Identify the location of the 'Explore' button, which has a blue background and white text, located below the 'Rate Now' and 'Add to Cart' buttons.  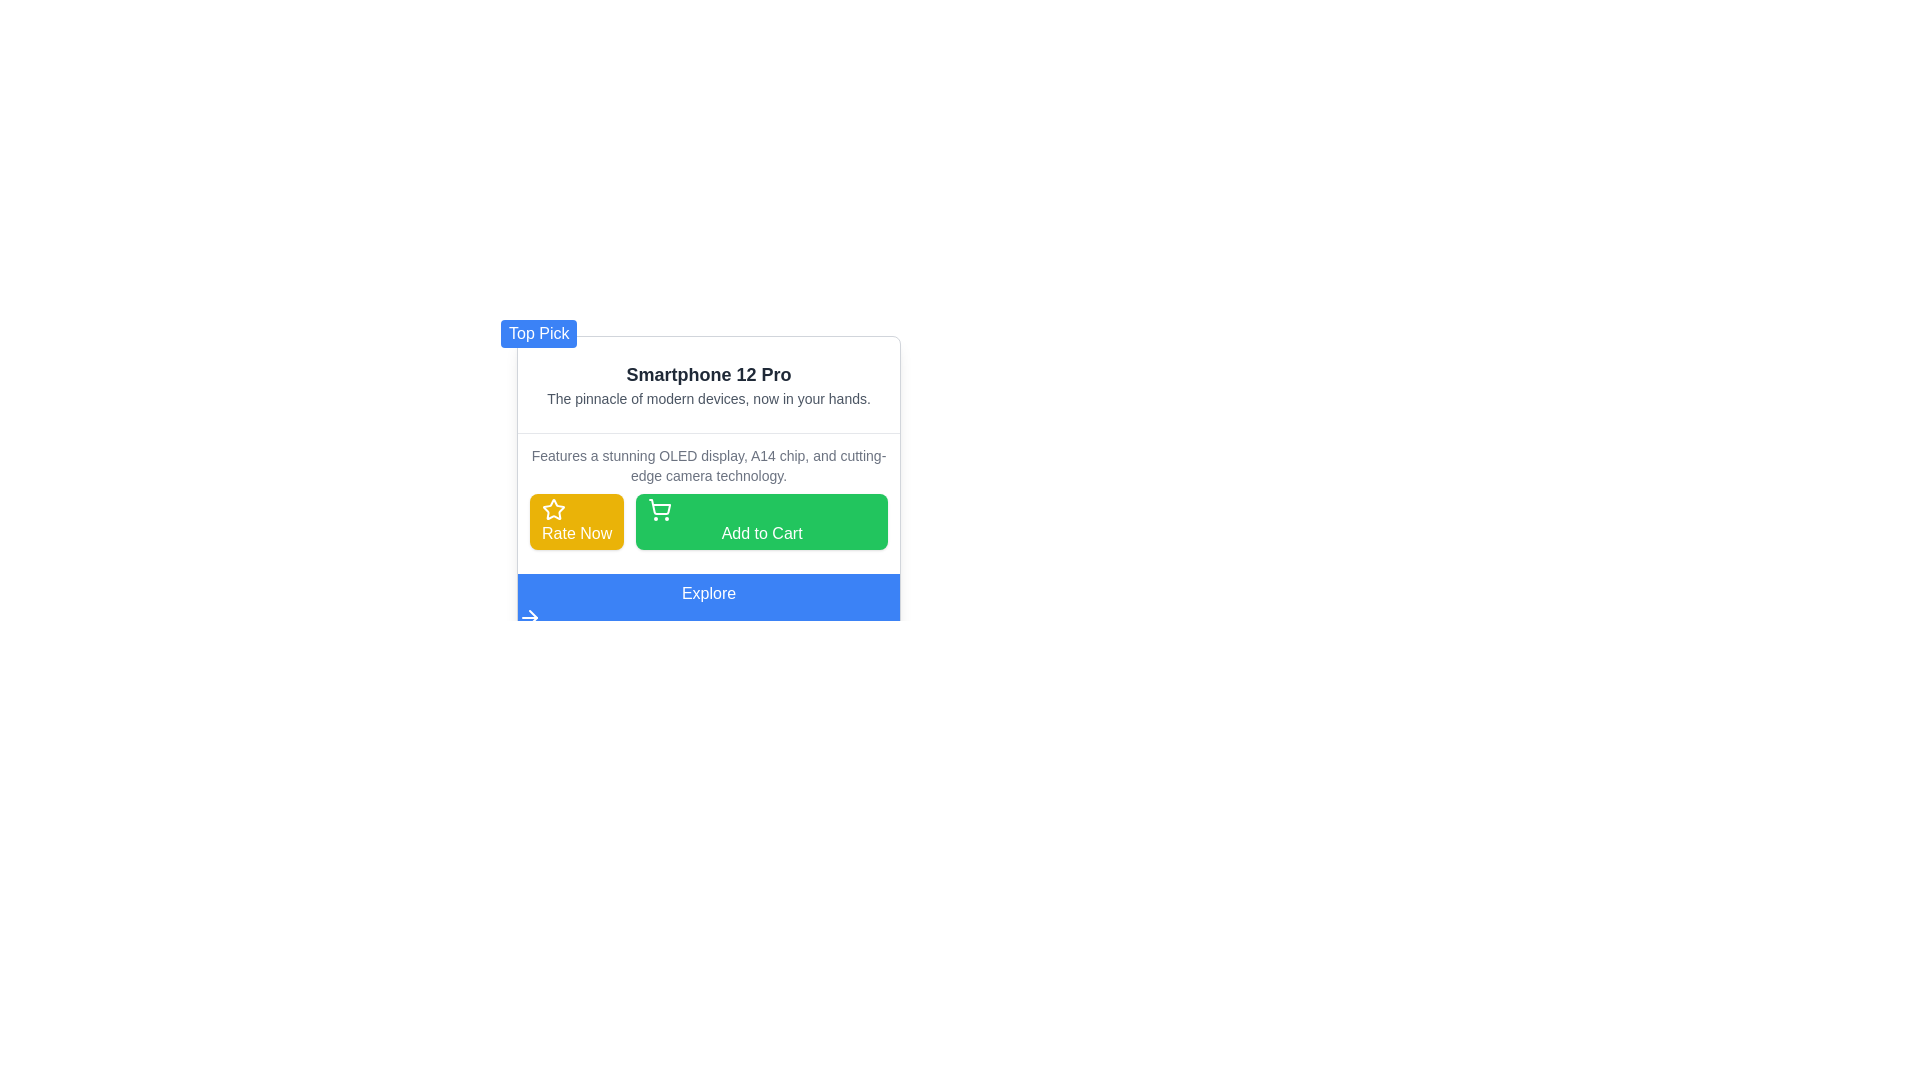
(709, 604).